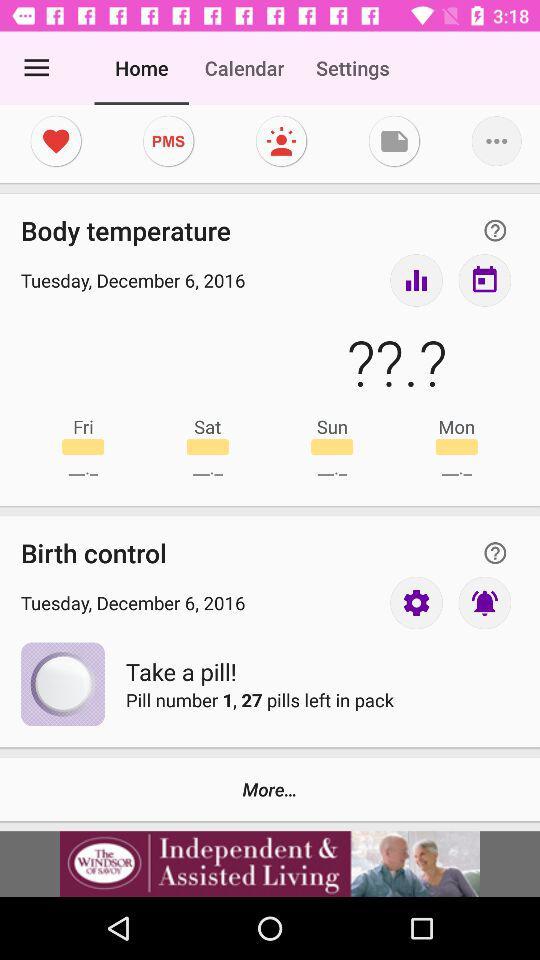  I want to click on advertisement for assisted living, so click(270, 863).